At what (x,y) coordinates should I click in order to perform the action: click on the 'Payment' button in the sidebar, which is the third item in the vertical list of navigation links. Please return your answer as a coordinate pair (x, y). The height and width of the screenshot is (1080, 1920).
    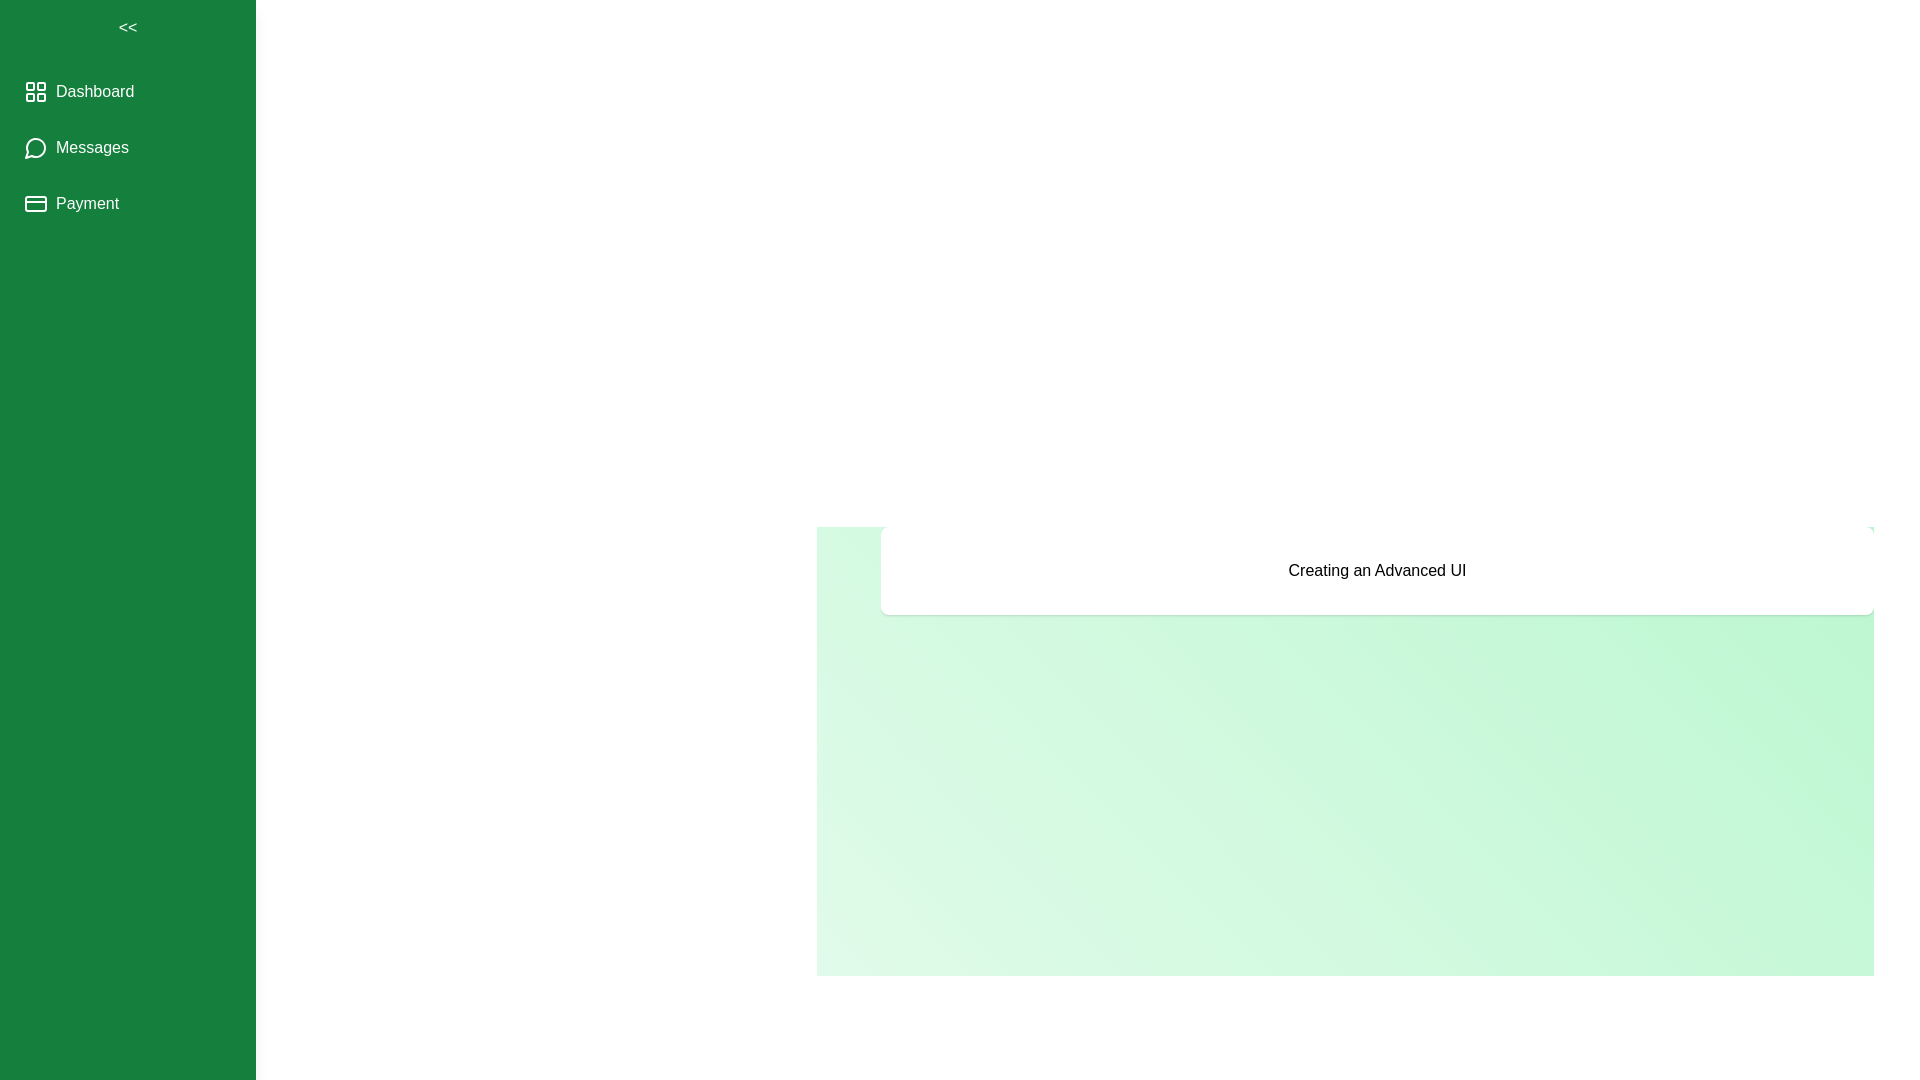
    Looking at the image, I should click on (71, 204).